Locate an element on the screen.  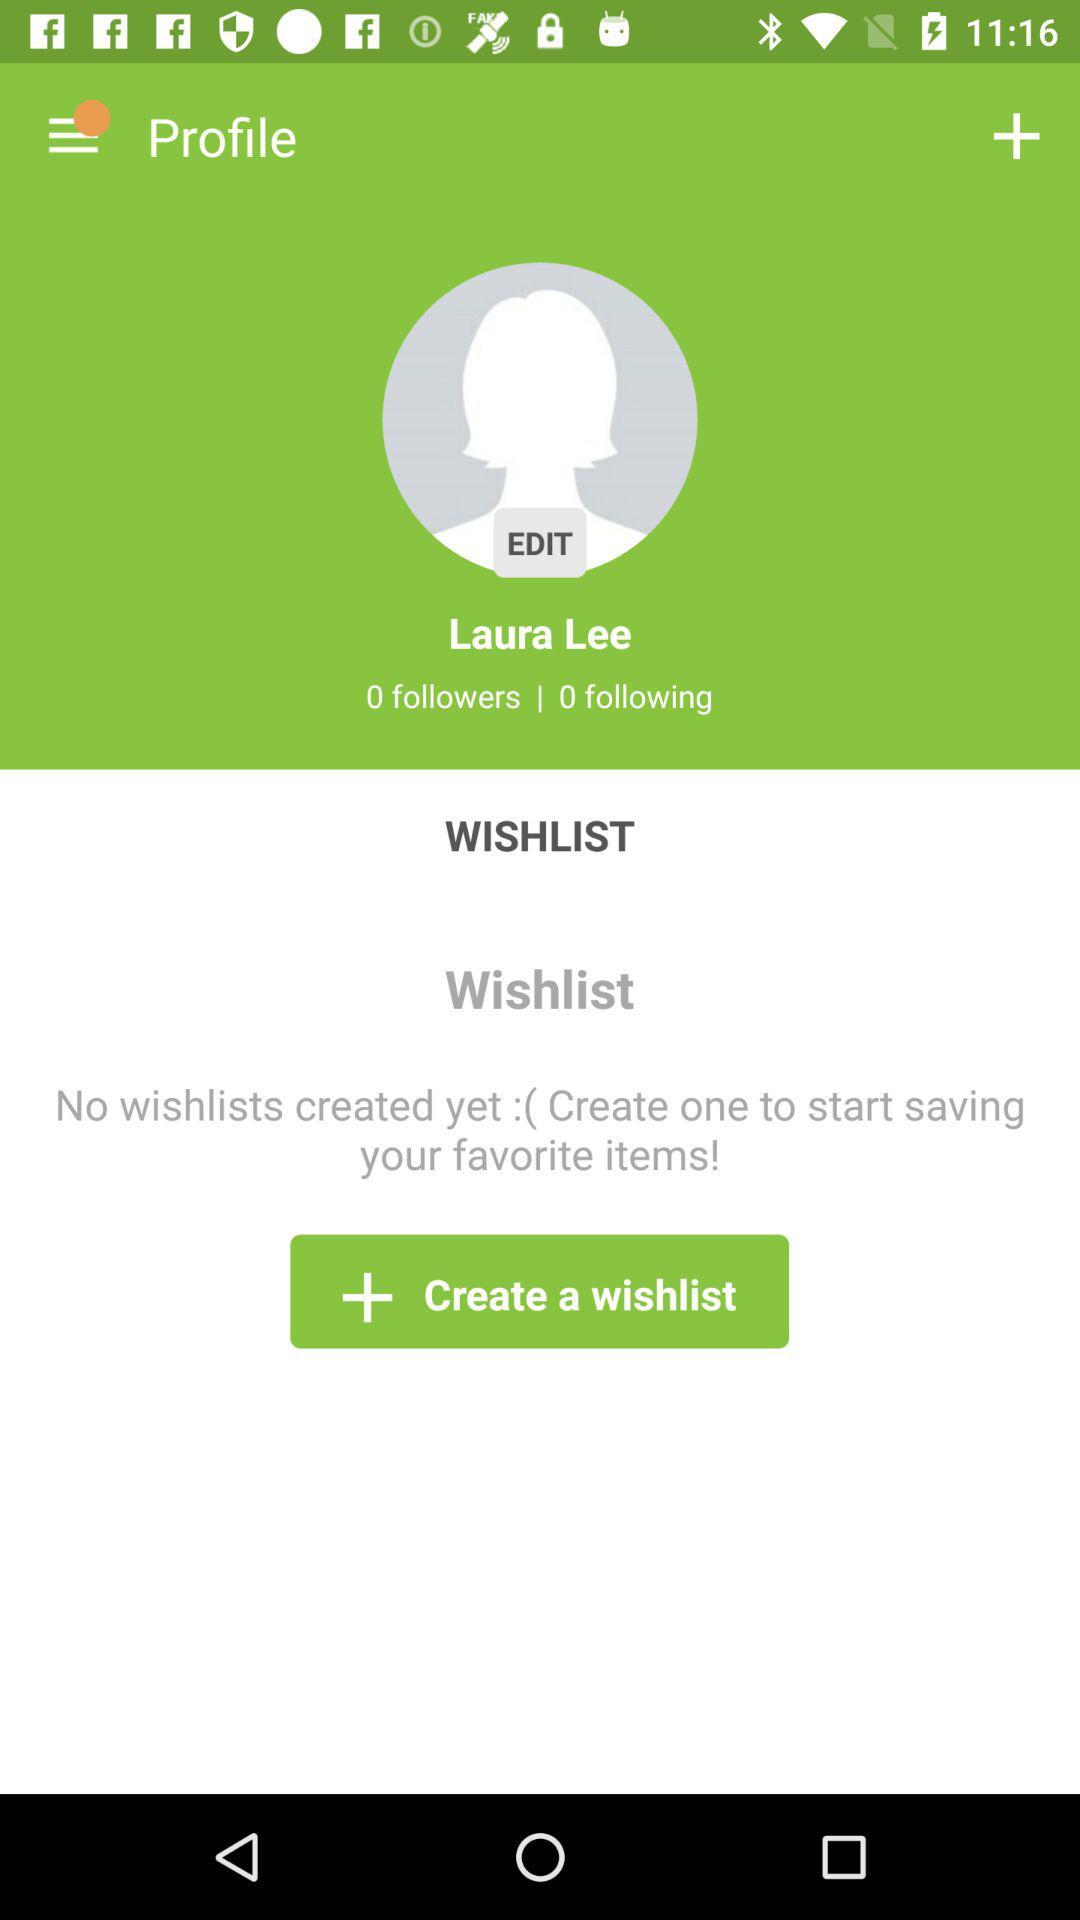
the icon above the     create a wishlist icon is located at coordinates (540, 1128).